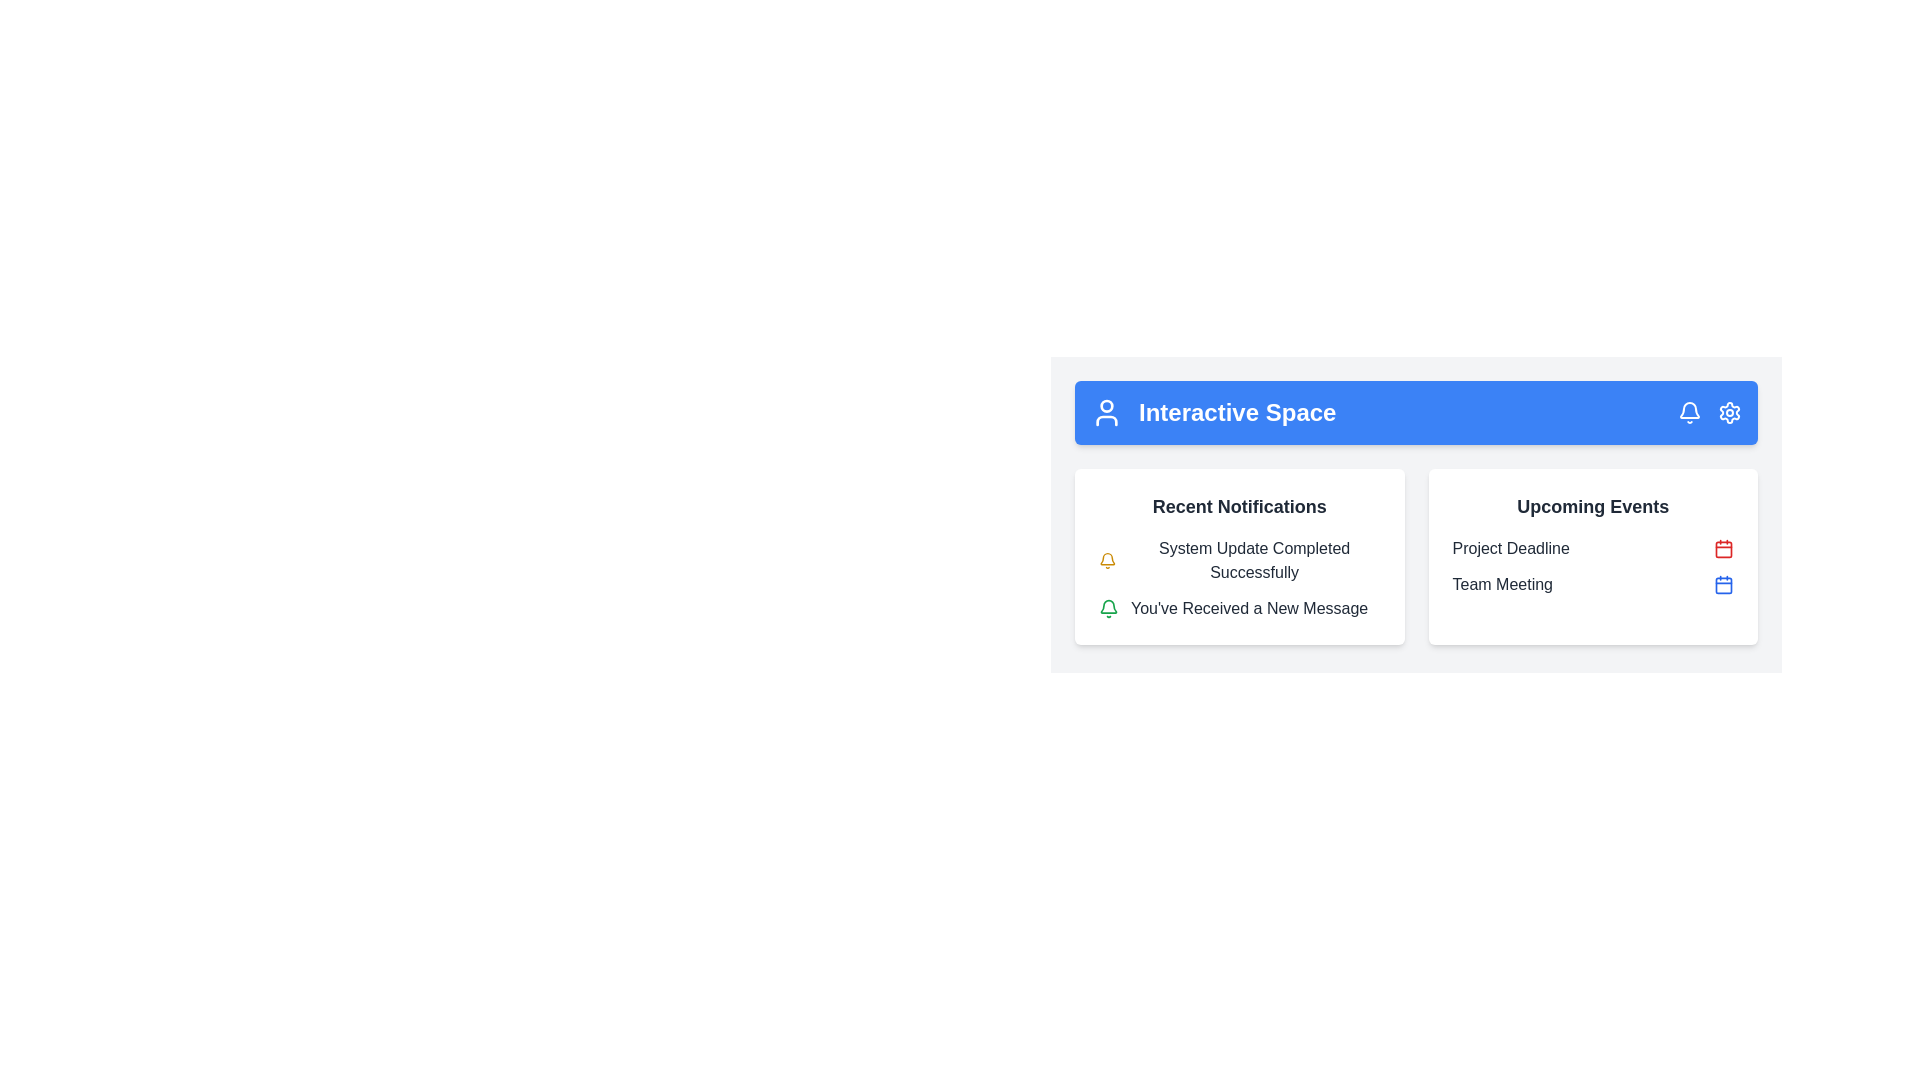 The image size is (1920, 1080). Describe the element at coordinates (1728, 411) in the screenshot. I see `the blue cogwheel icon in the top-right corner of the header bar` at that location.